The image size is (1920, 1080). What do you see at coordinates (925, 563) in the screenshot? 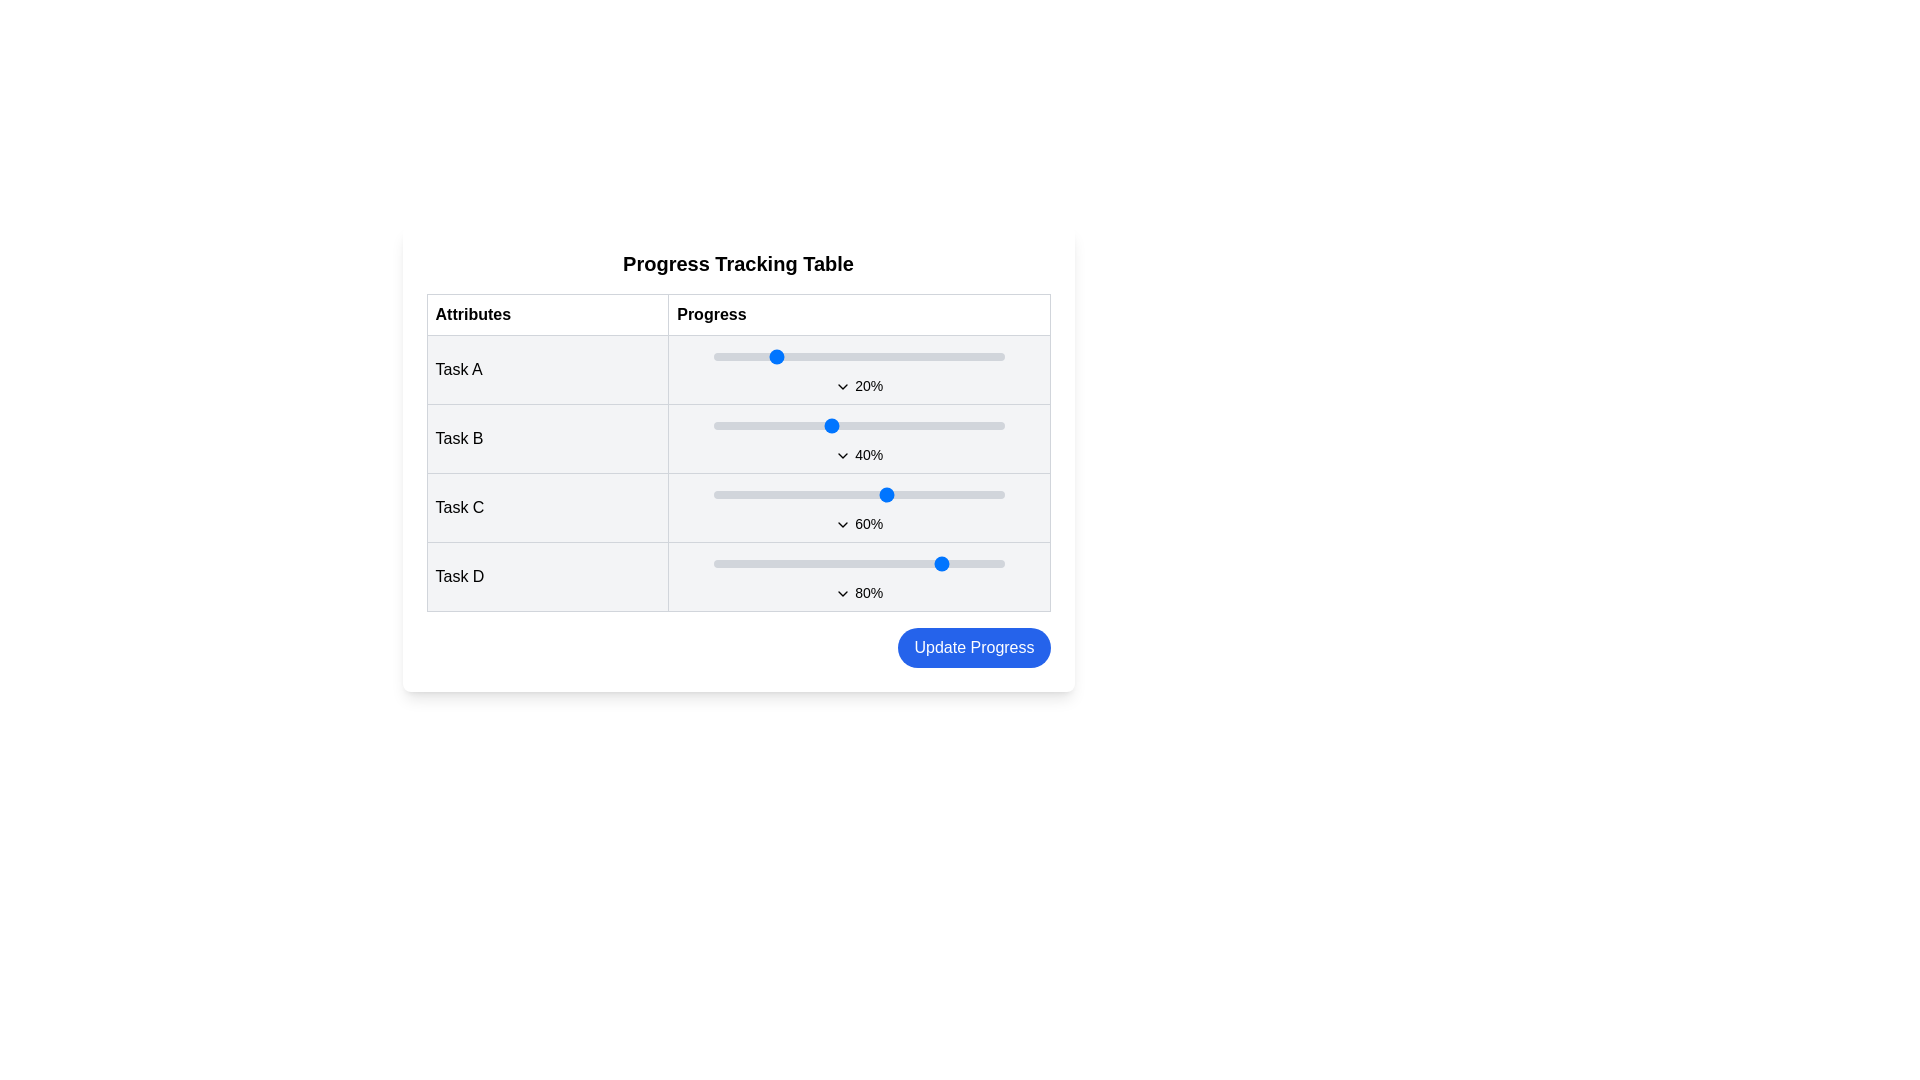
I see `progress for Task D` at bounding box center [925, 563].